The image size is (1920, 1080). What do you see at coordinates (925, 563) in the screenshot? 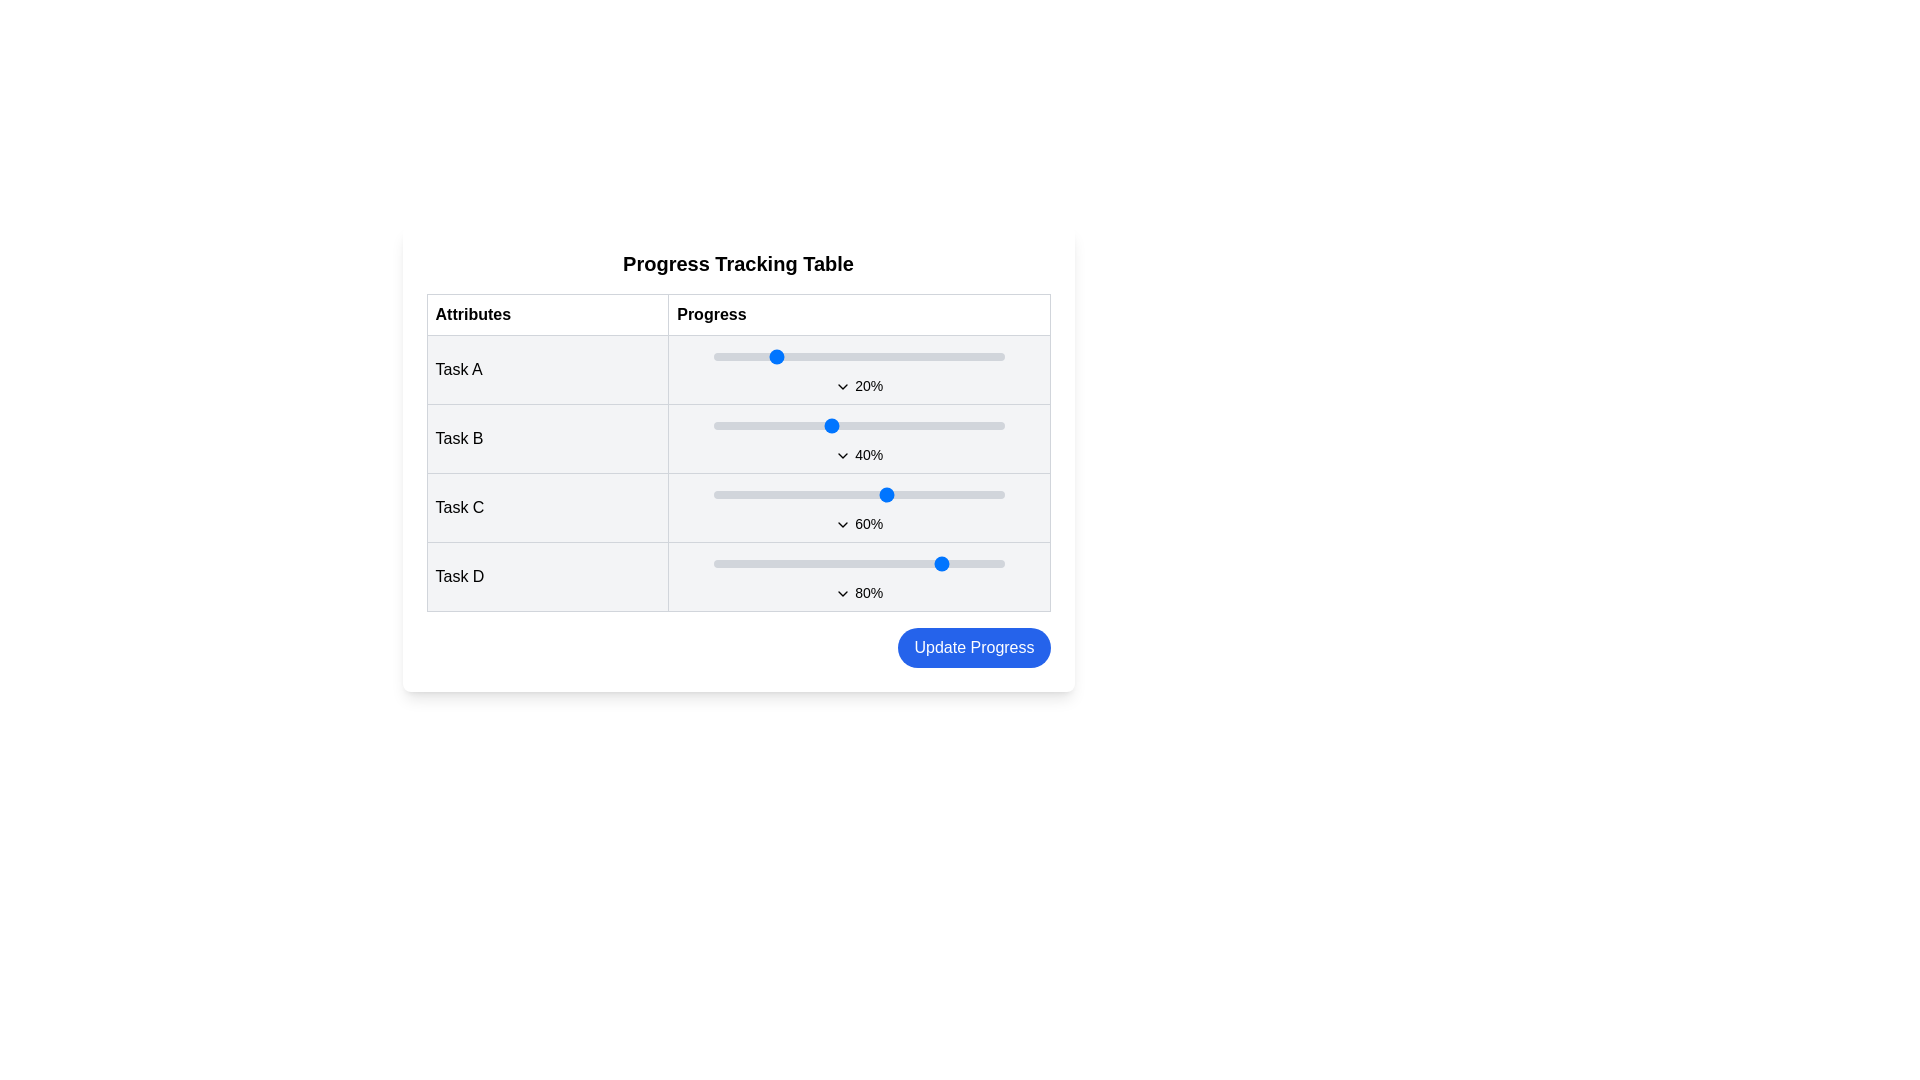
I see `progress for Task D` at bounding box center [925, 563].